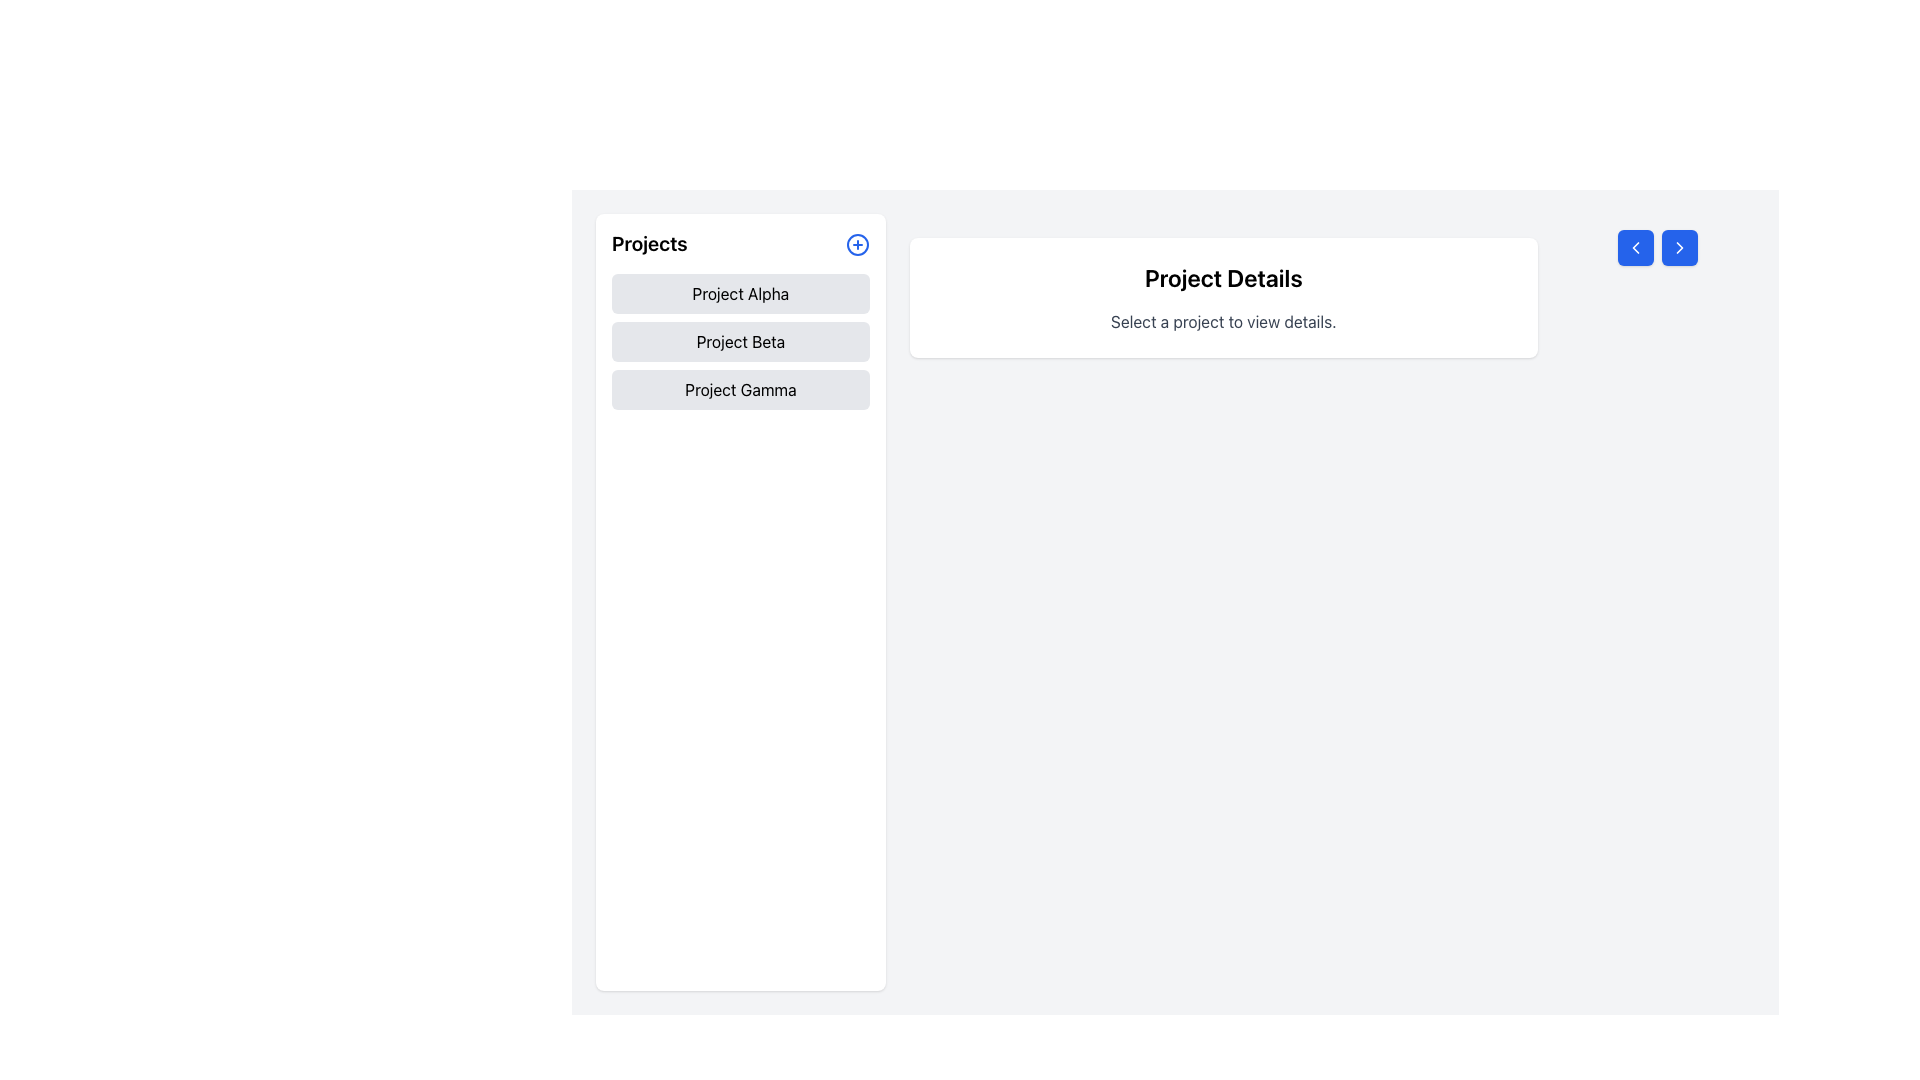  What do you see at coordinates (1680, 246) in the screenshot?
I see `the second button located at the top-right corner of the interface` at bounding box center [1680, 246].